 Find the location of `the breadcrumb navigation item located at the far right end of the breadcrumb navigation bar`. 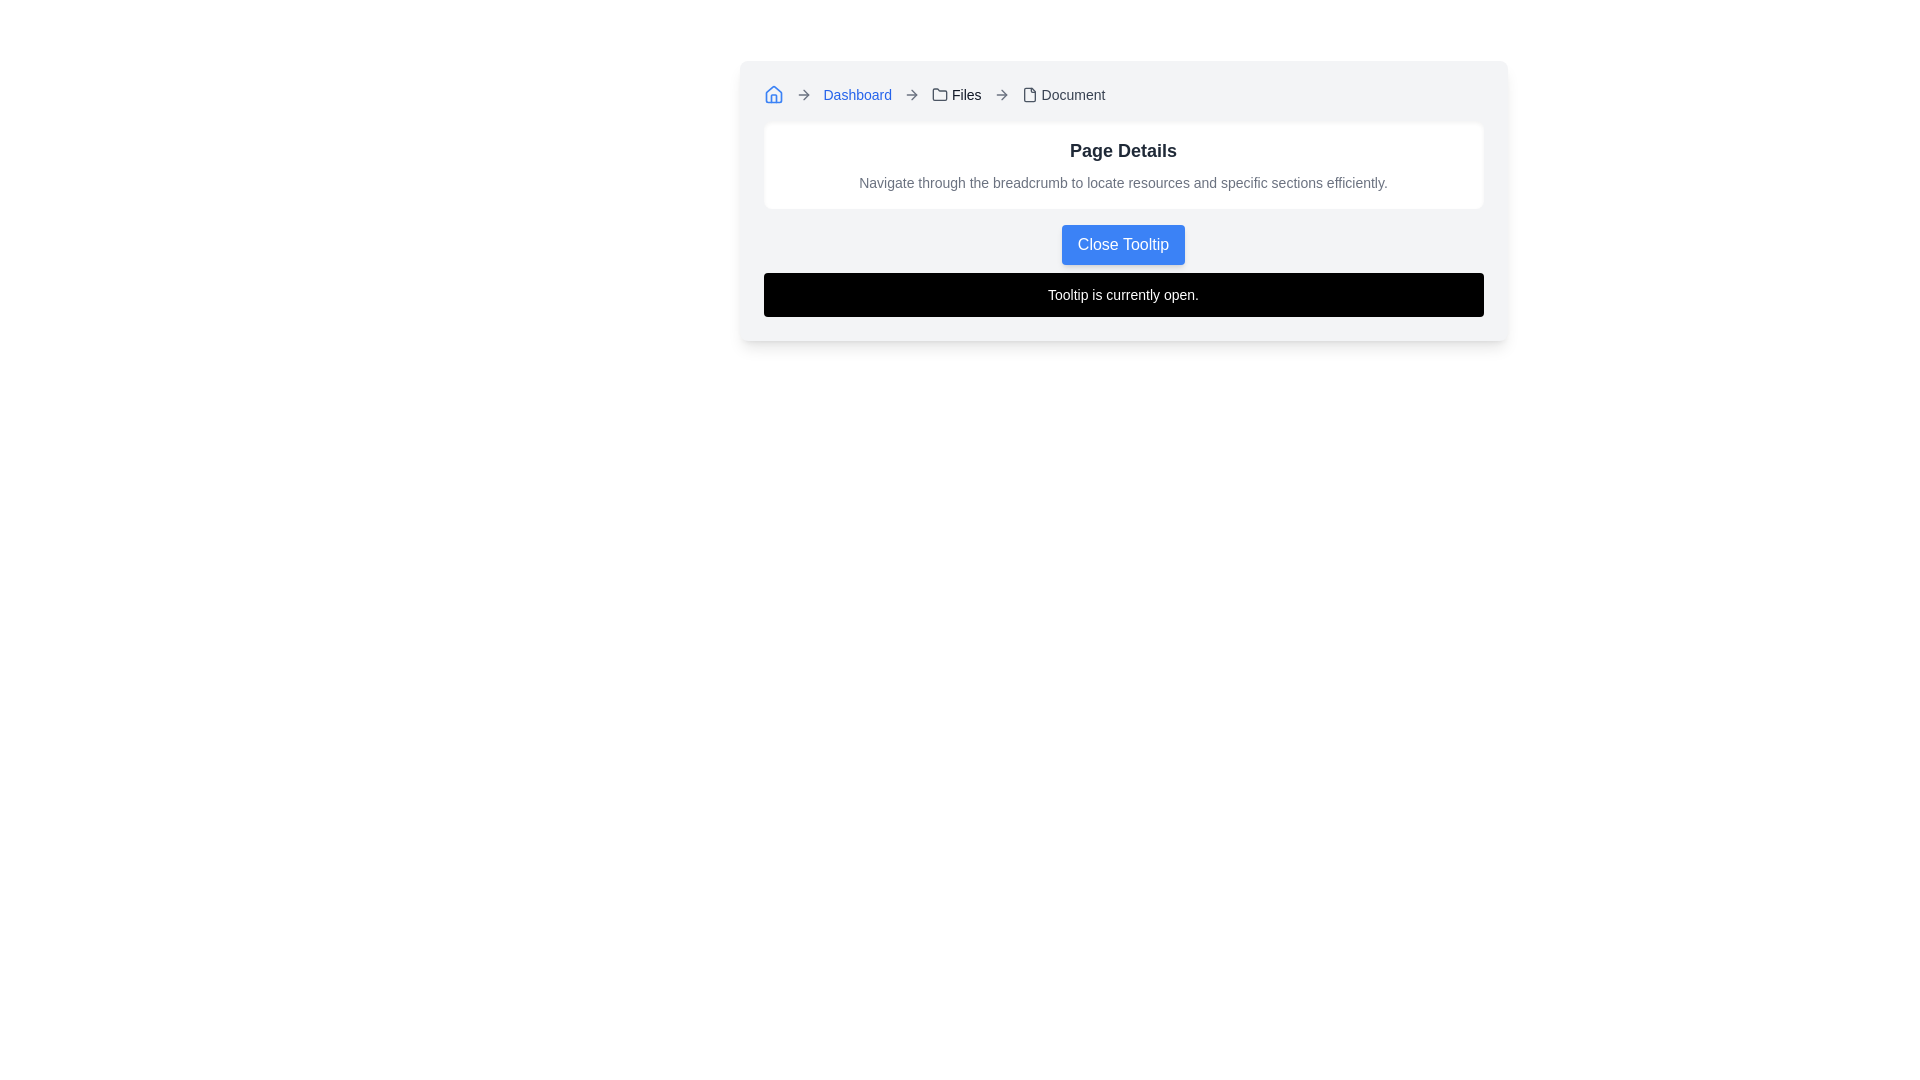

the breadcrumb navigation item located at the far right end of the breadcrumb navigation bar is located at coordinates (1062, 95).